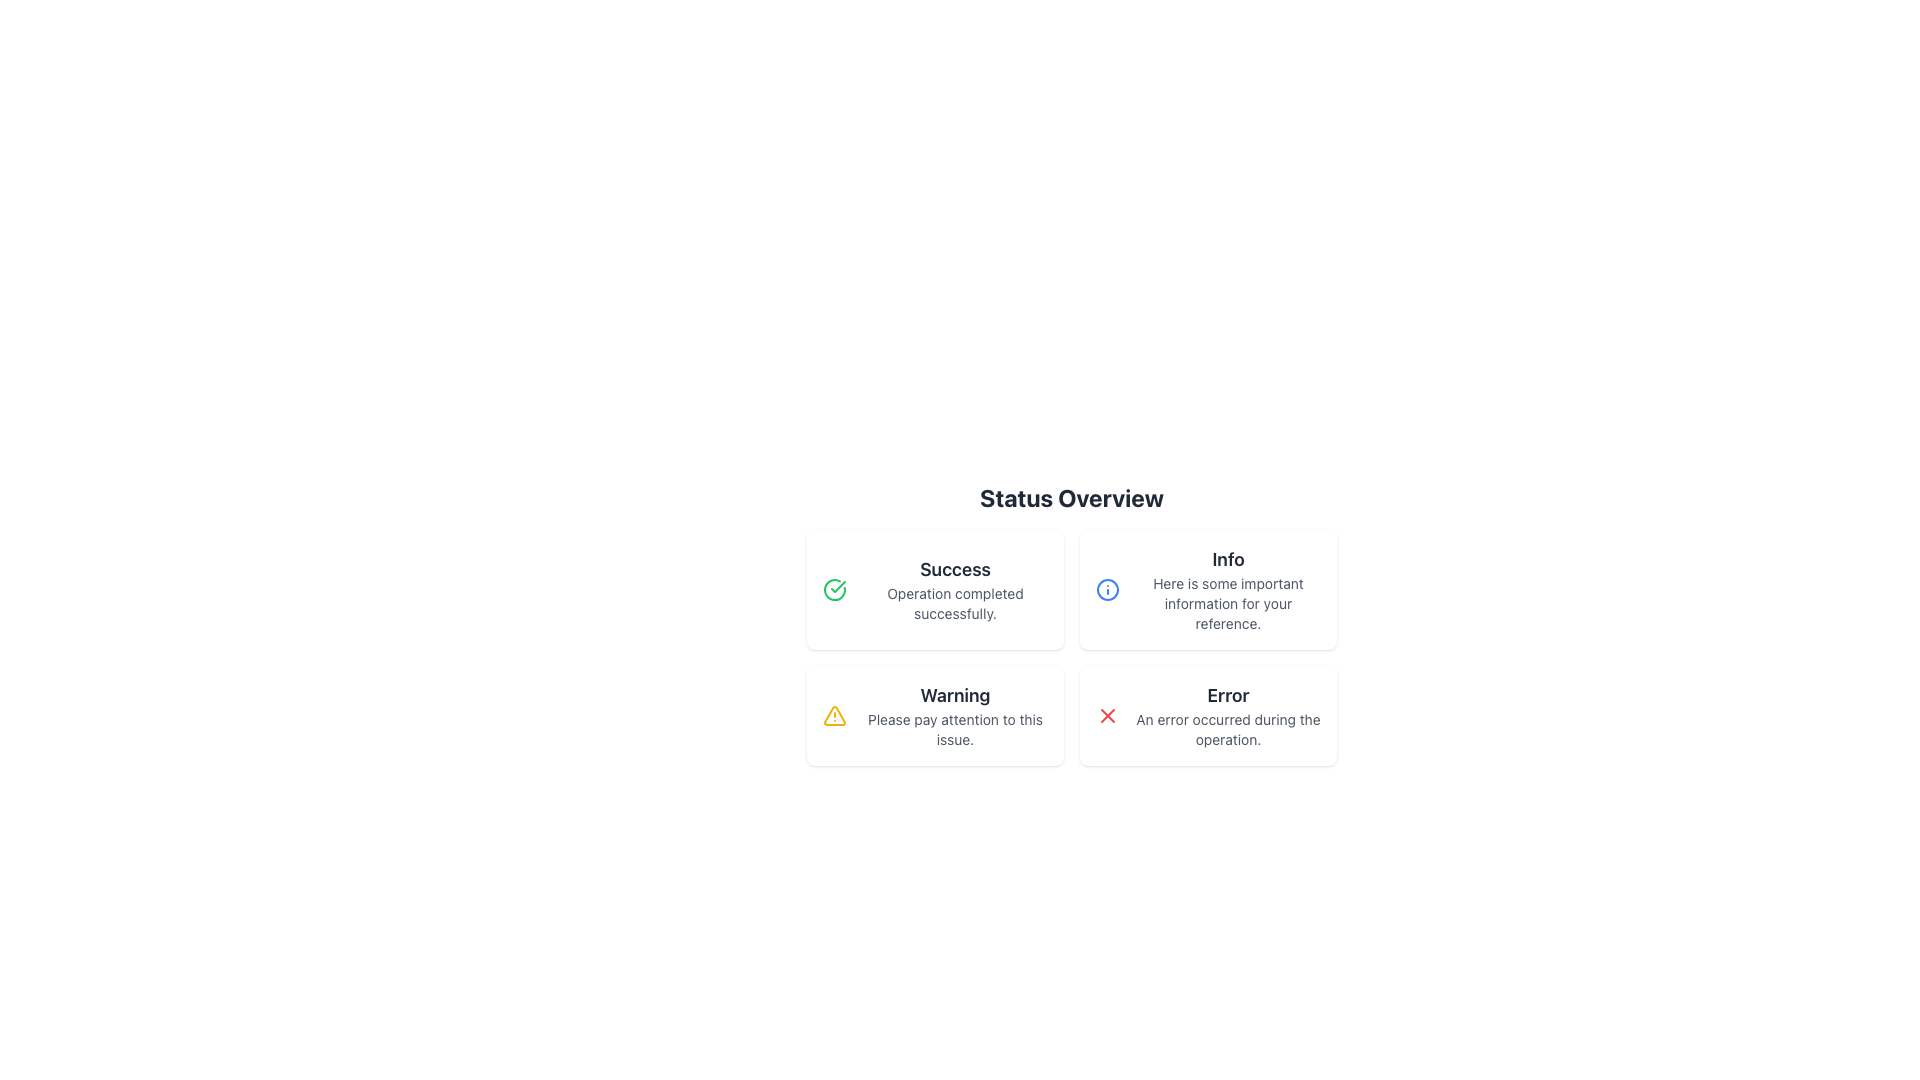 The image size is (1920, 1080). Describe the element at coordinates (954, 603) in the screenshot. I see `confirmation text indicating the successful completion of an operation, which is located below the 'Success' text in the top-left section of the grid layout` at that location.